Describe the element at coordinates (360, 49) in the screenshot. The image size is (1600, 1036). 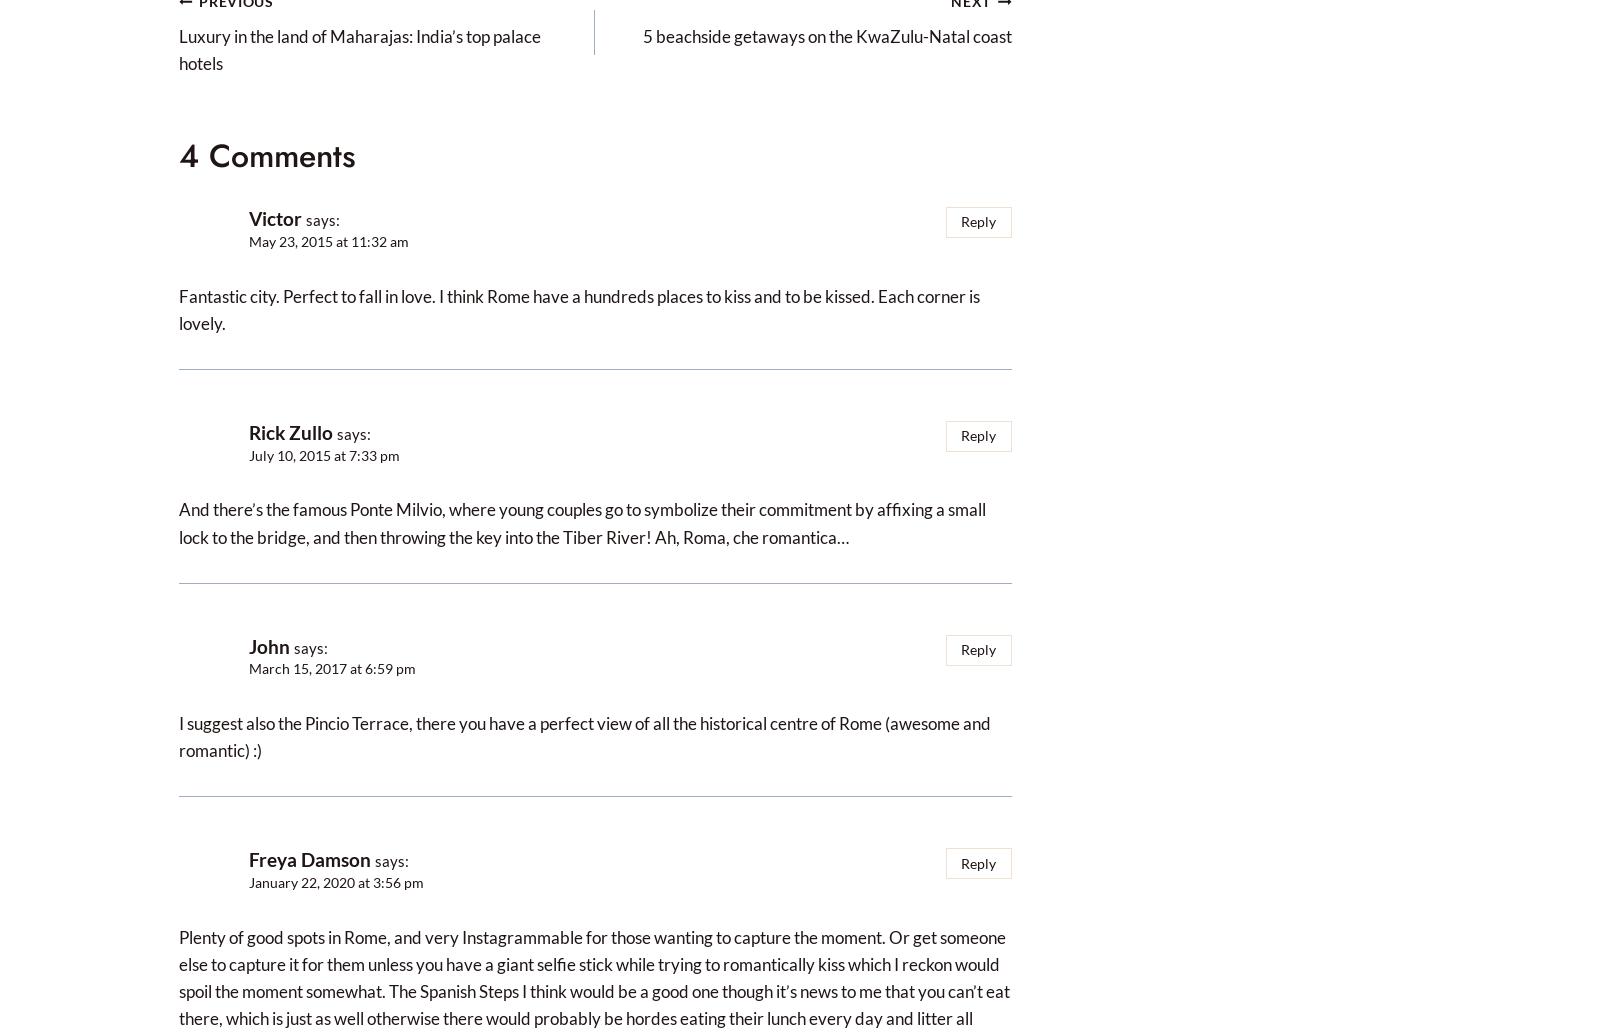
I see `'Luxury in the land of Maharajas: India’s top palace hotels'` at that location.